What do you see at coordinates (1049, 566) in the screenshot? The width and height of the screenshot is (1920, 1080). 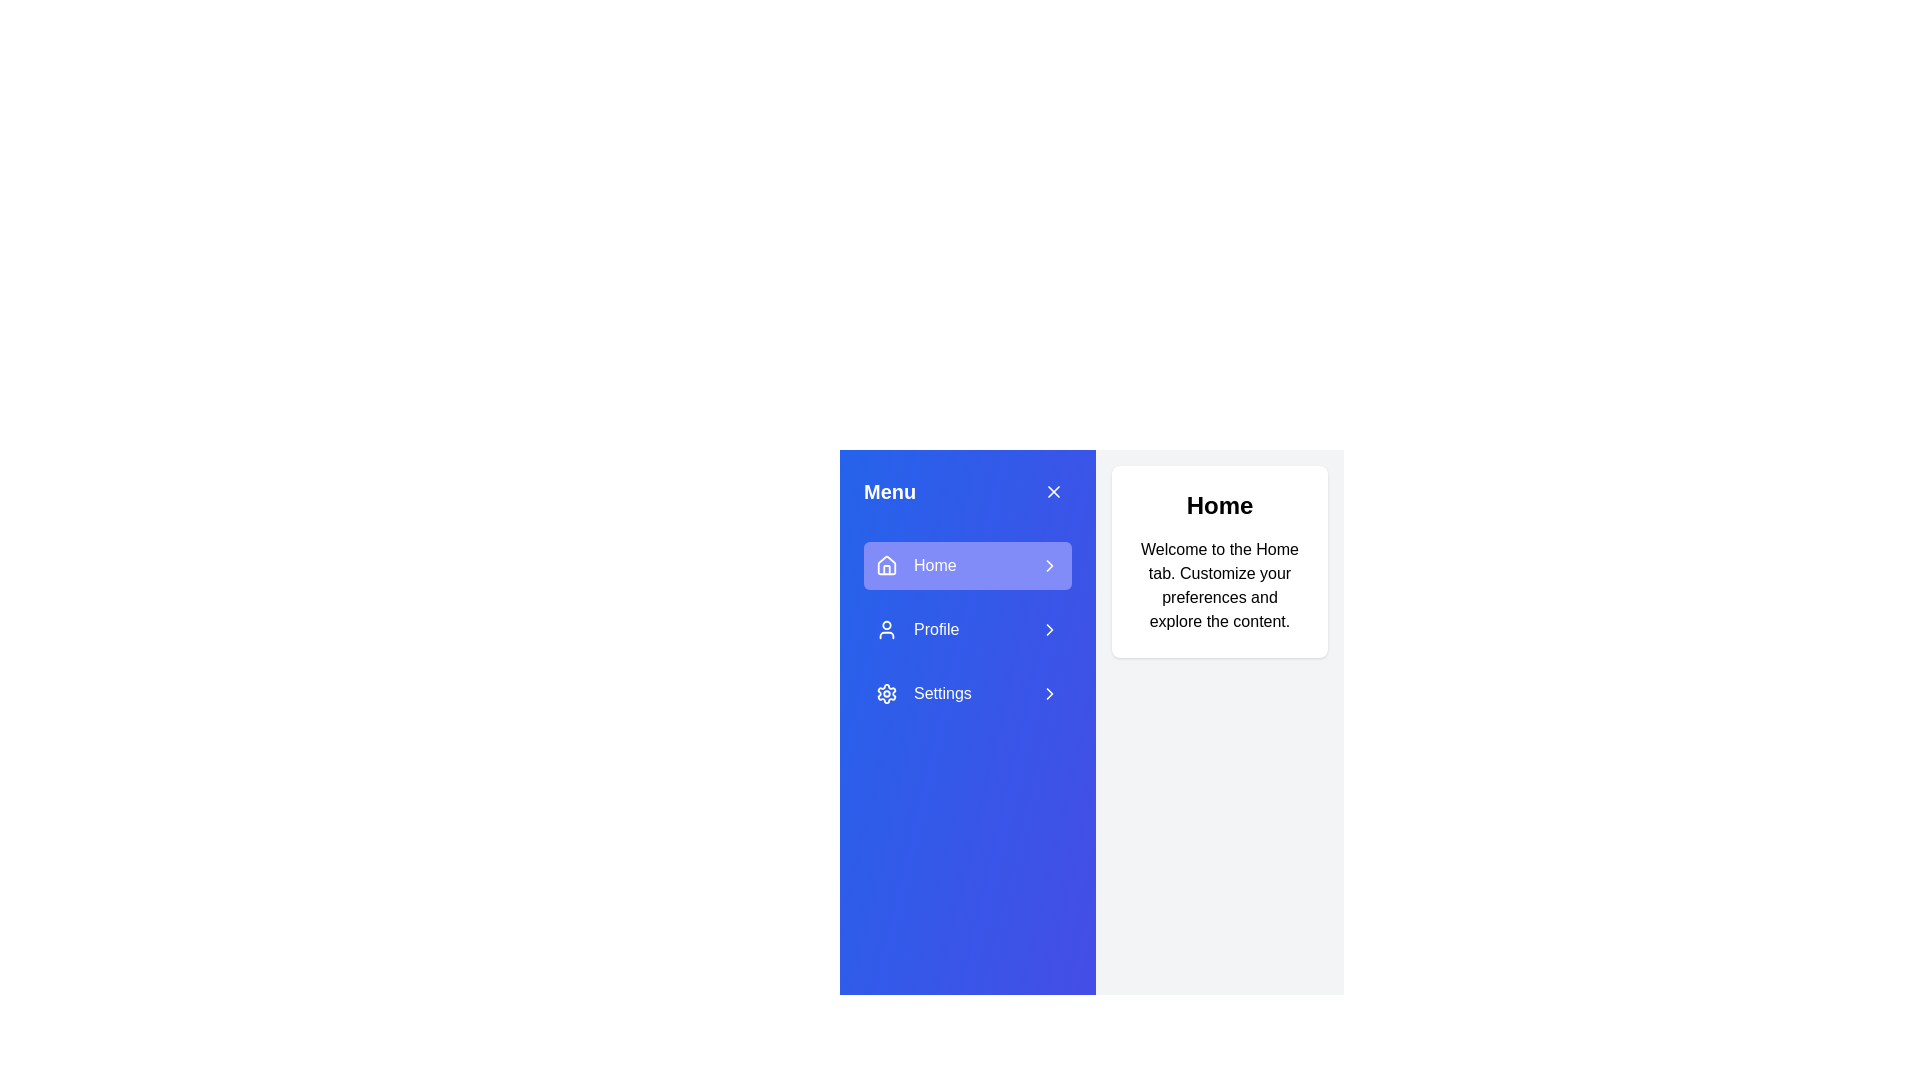 I see `the chevron SVG icon representing a navigation arrow located` at bounding box center [1049, 566].